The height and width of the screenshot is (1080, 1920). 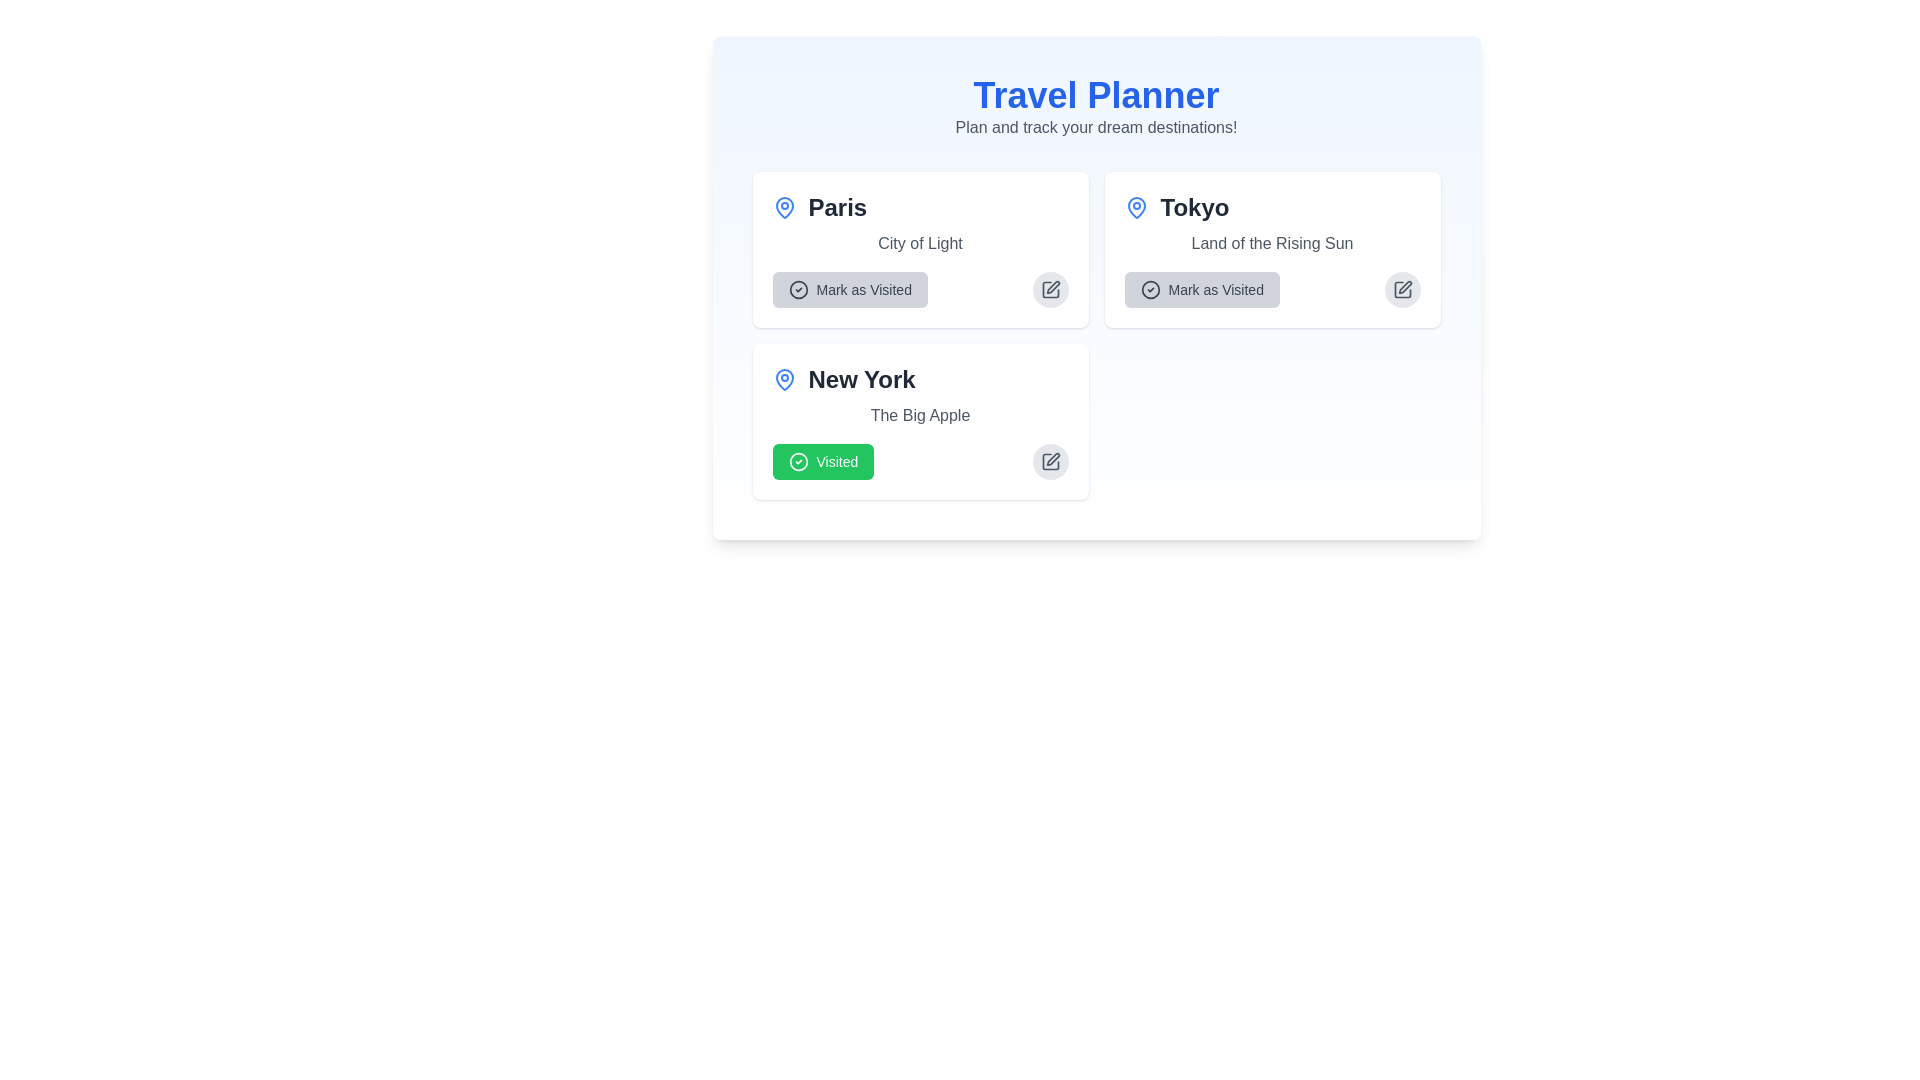 I want to click on the button located in the bottom-right corner of the 'New York' destination card, so click(x=1049, y=462).